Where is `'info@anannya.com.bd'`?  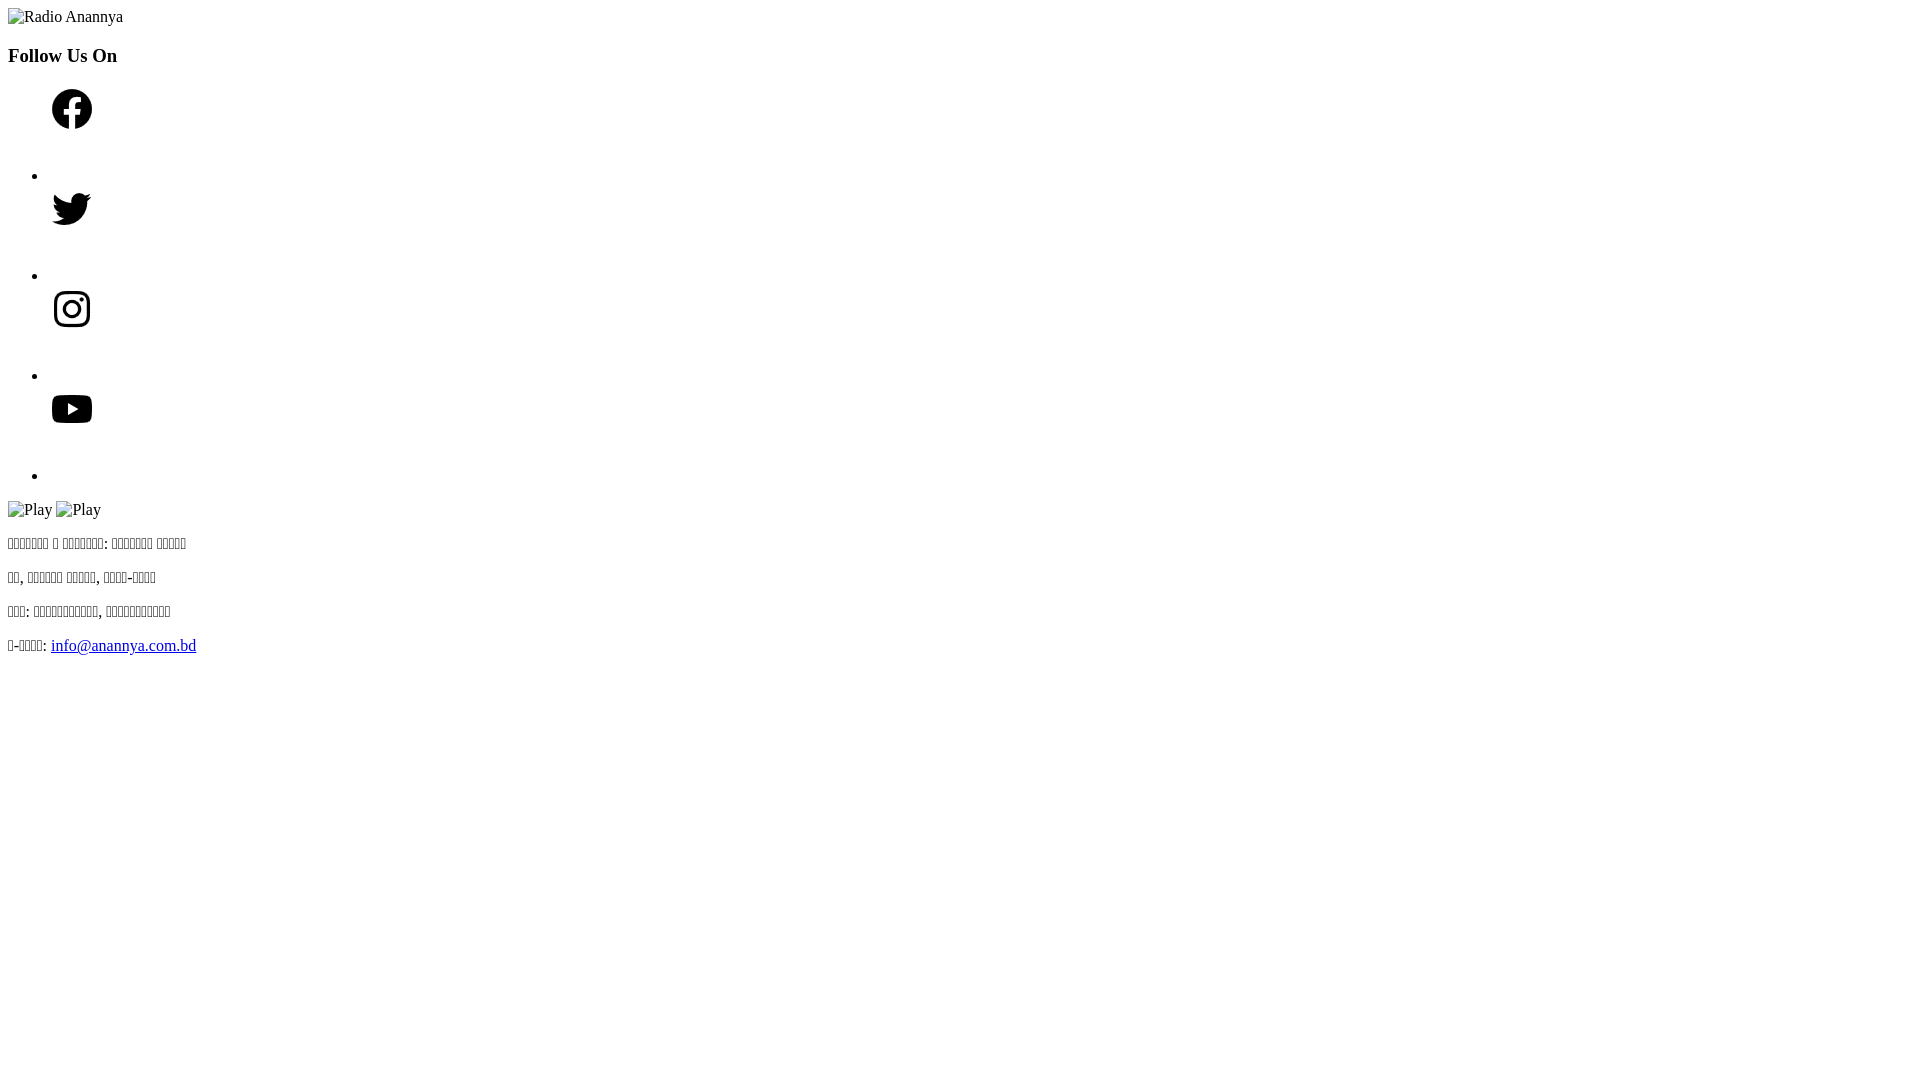 'info@anannya.com.bd' is located at coordinates (51, 645).